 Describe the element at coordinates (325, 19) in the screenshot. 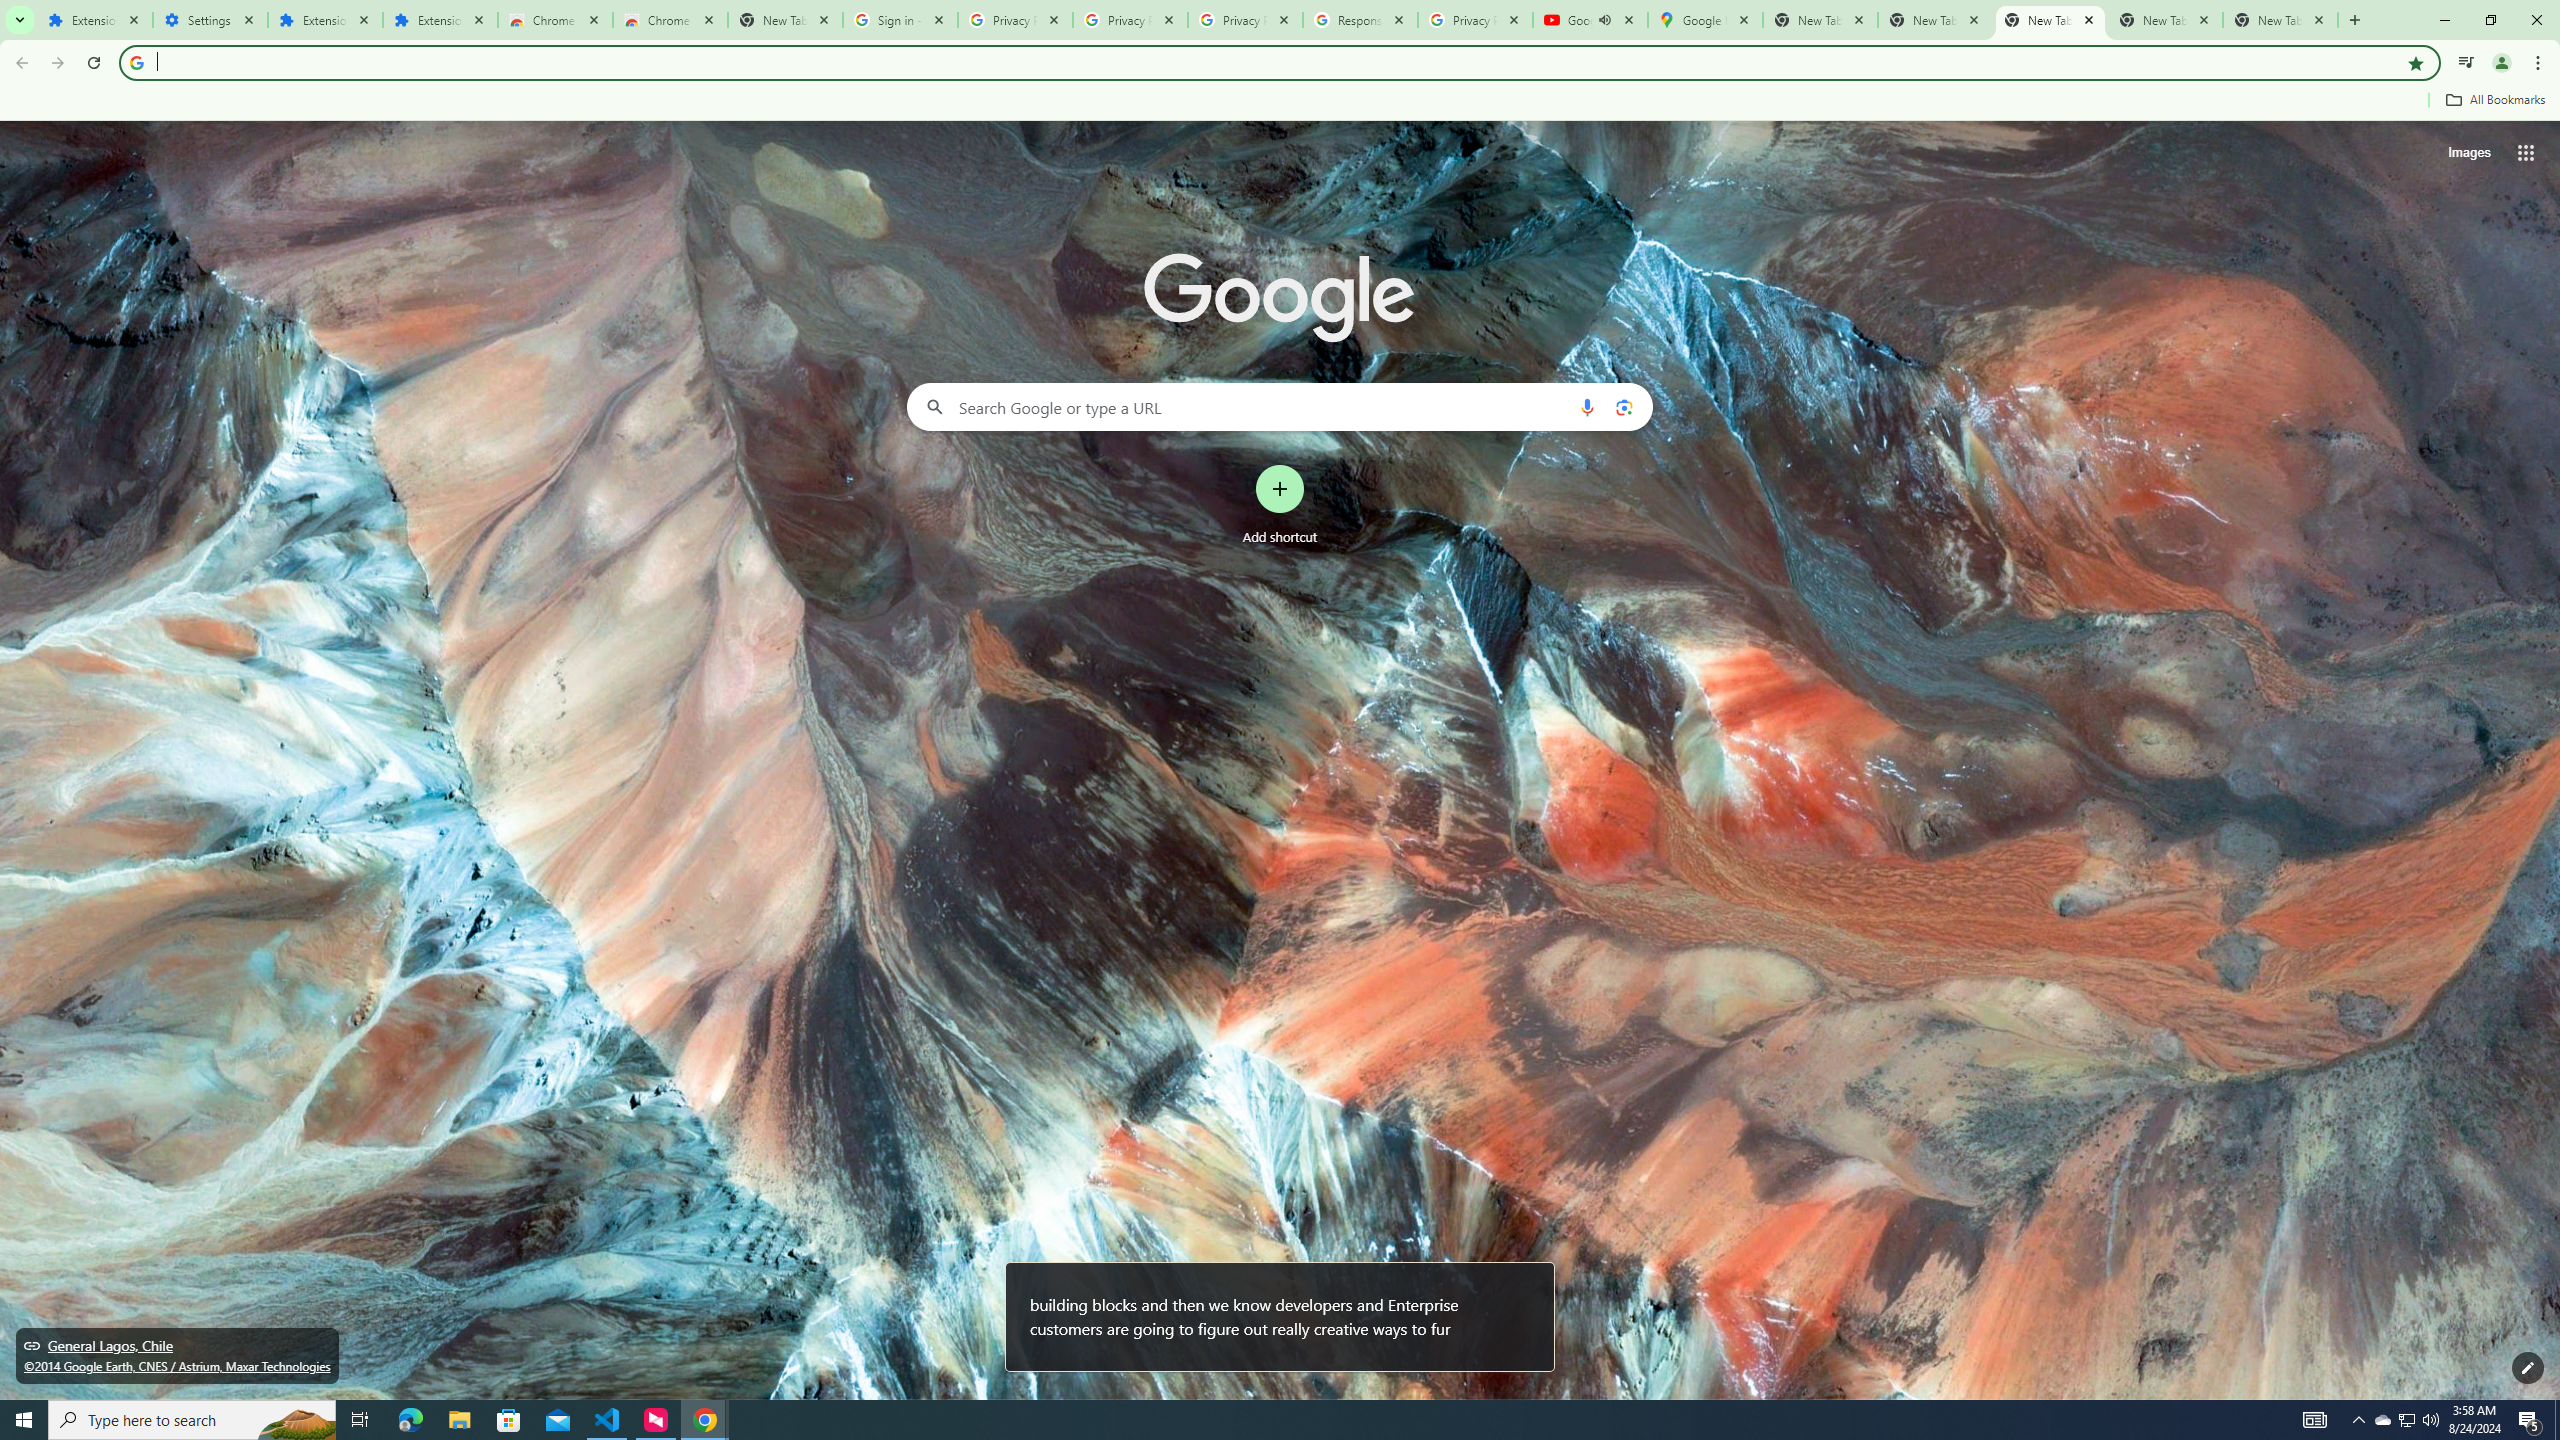

I see `'Extensions'` at that location.